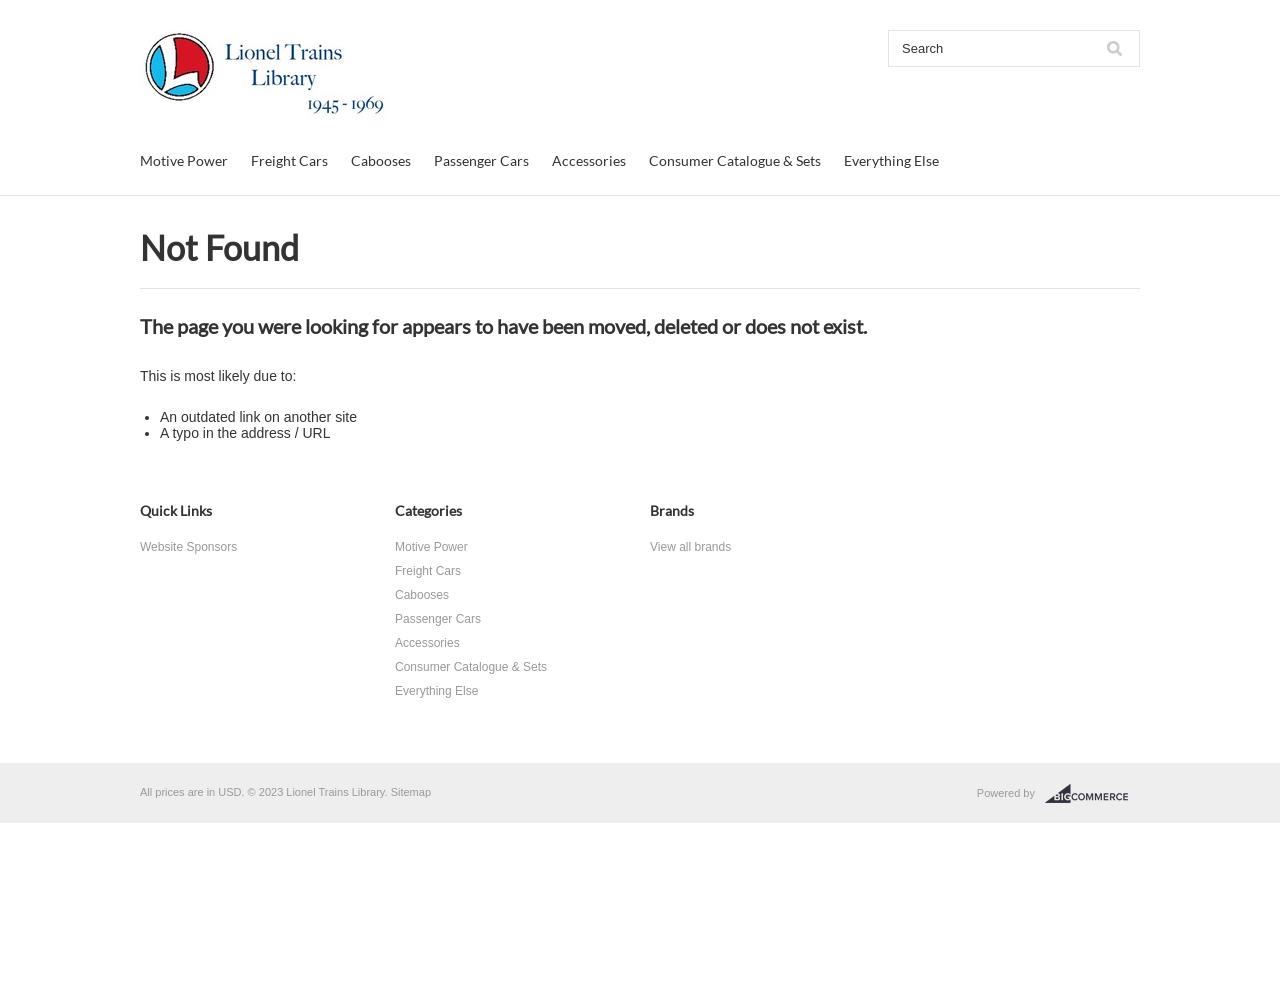 This screenshot has height=1000, width=1280. Describe the element at coordinates (316, 792) in the screenshot. I see `'© 2023 Lionel Trains Library.'` at that location.